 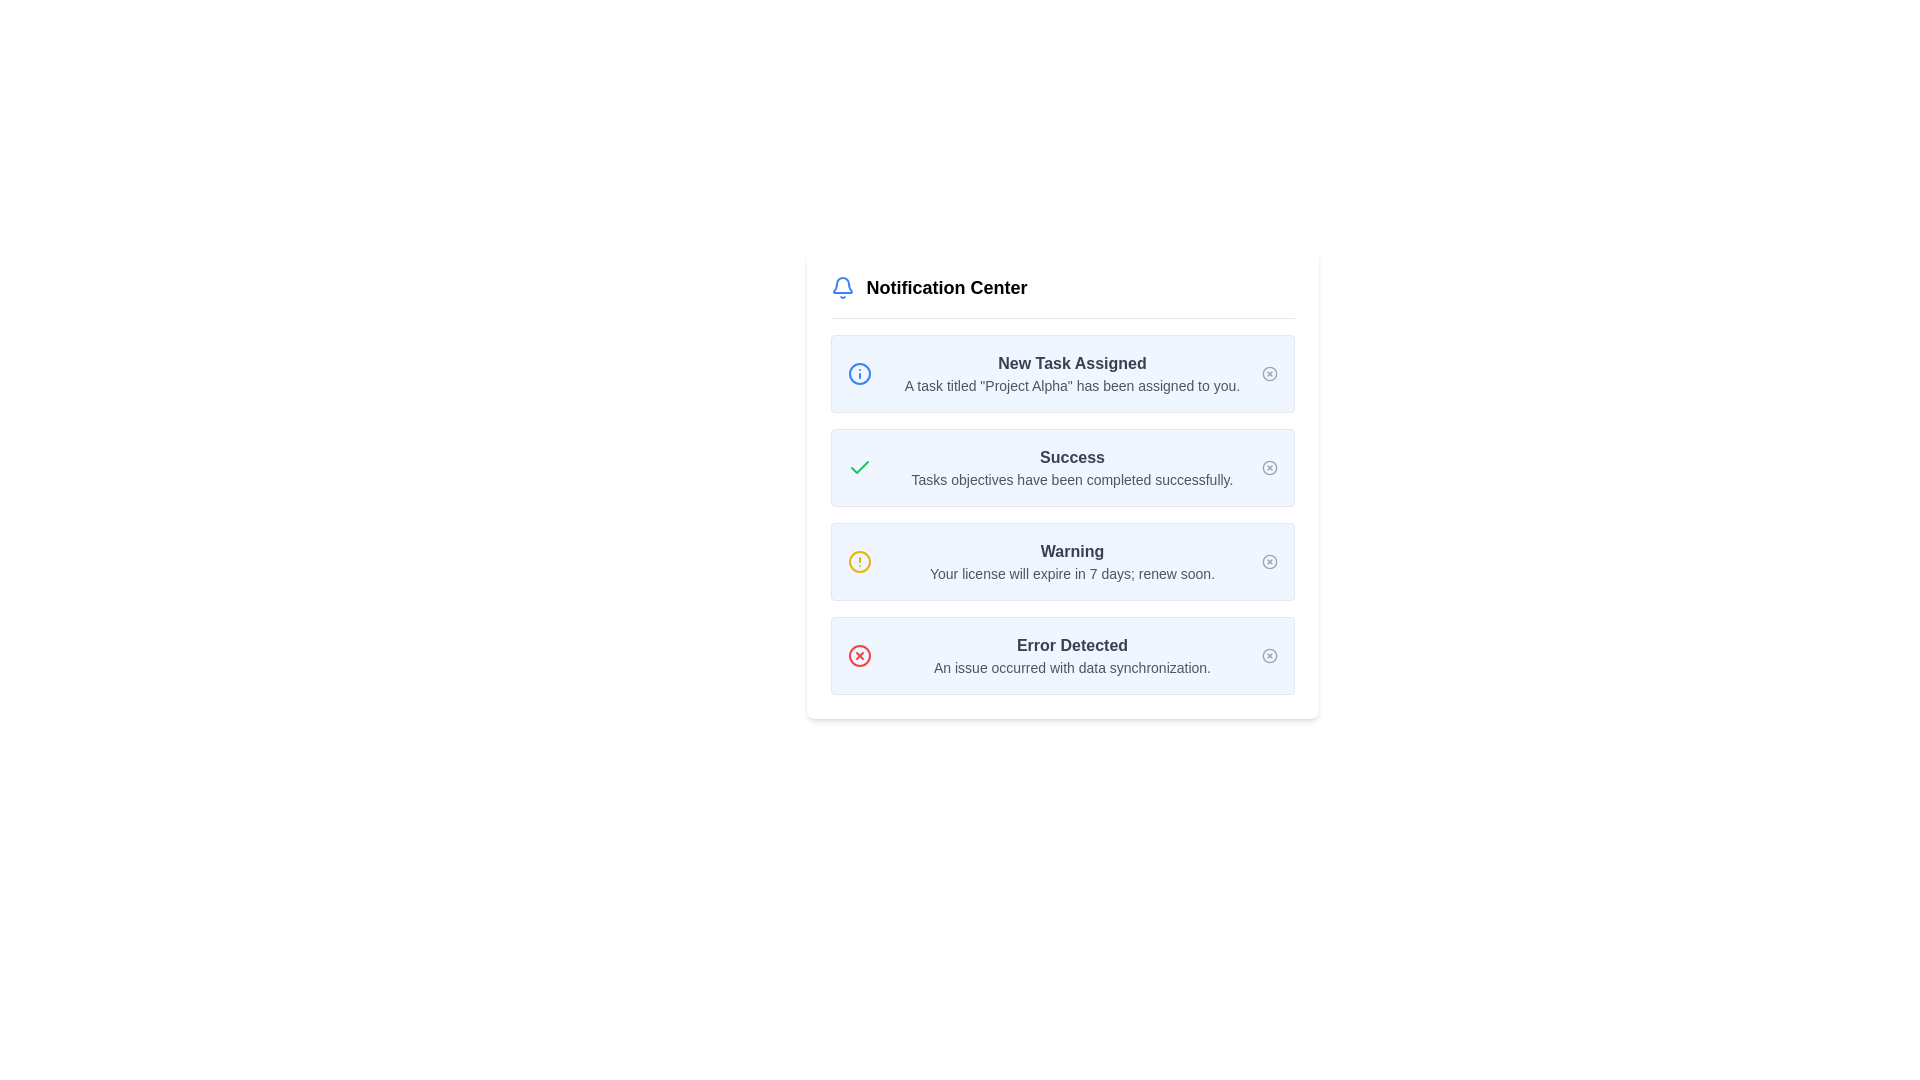 What do you see at coordinates (1071, 655) in the screenshot?
I see `the error notification message located at the bottom of the notification list, which follows notifications titled 'New Task Assigned,' 'Success,' and 'Warning.'` at bounding box center [1071, 655].